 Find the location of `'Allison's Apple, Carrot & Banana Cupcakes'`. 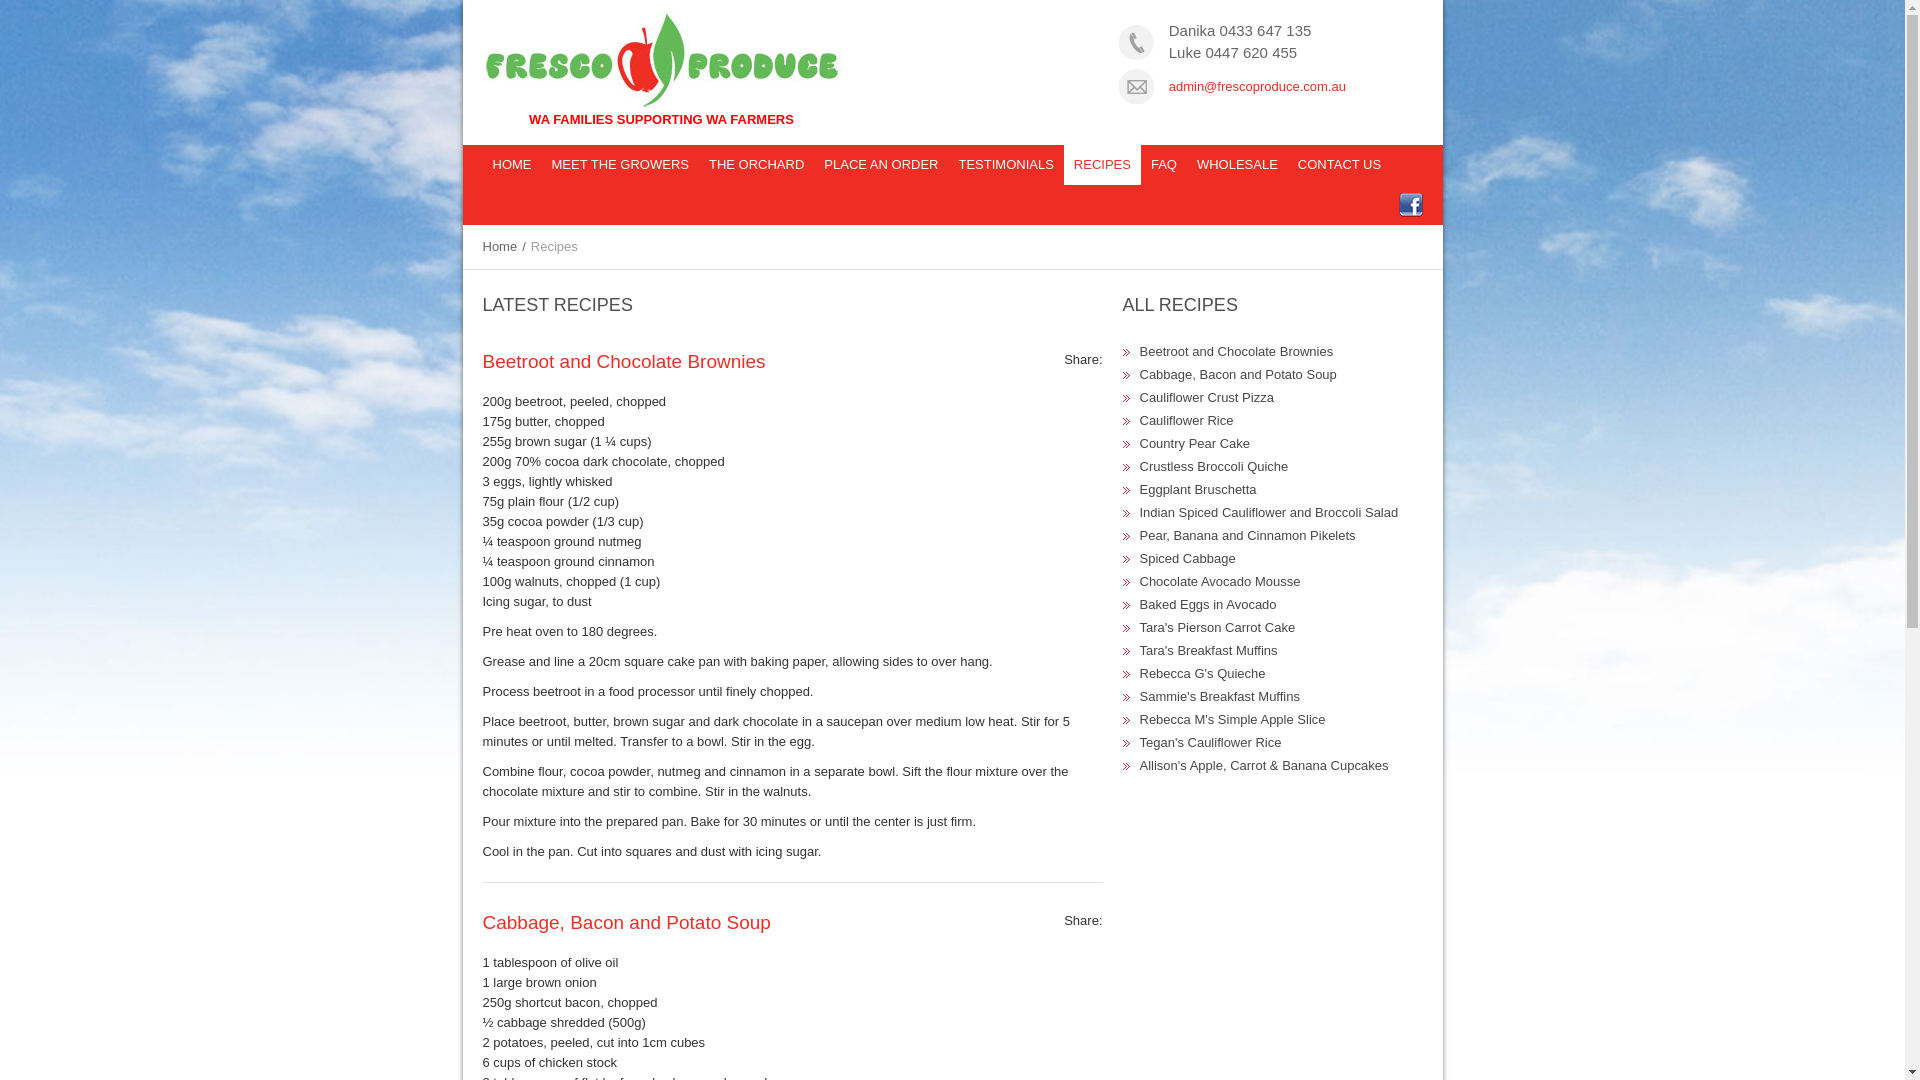

'Allison's Apple, Carrot & Banana Cupcakes' is located at coordinates (1263, 765).